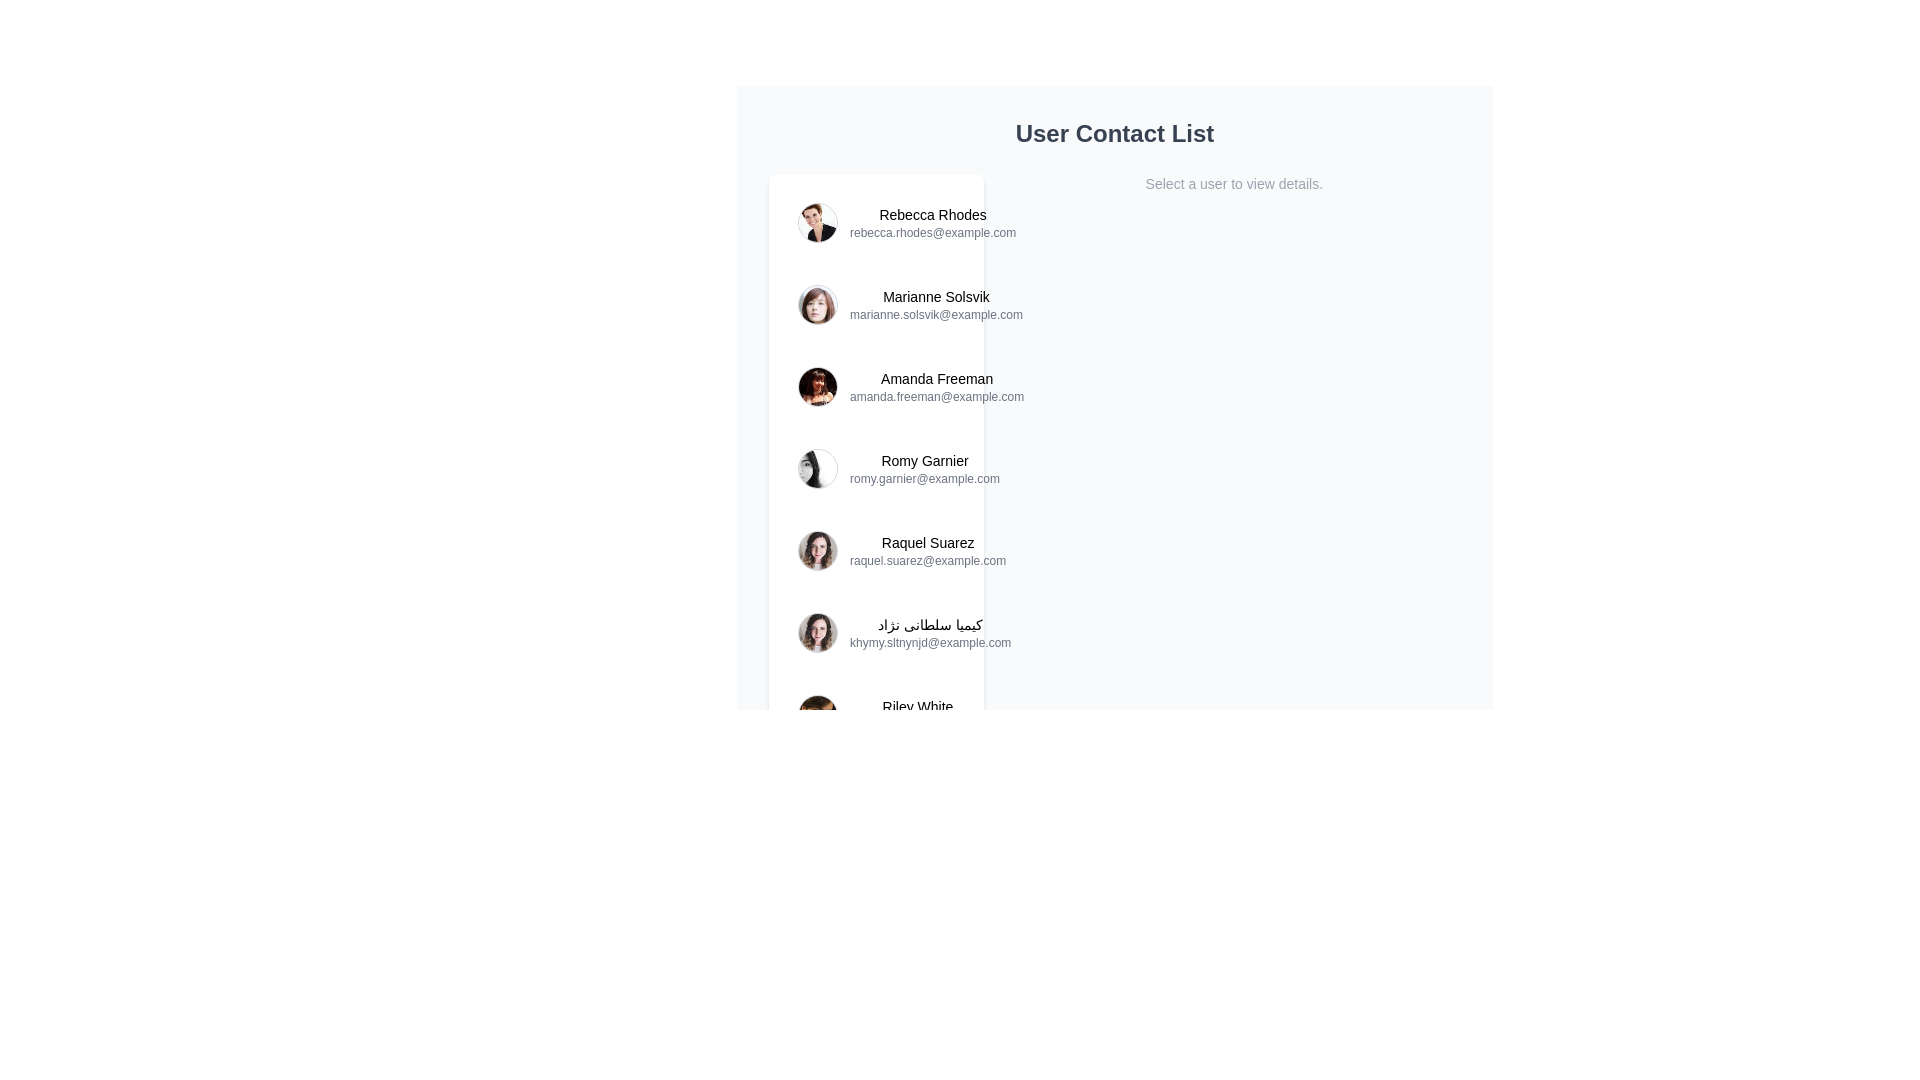 This screenshot has height=1080, width=1920. What do you see at coordinates (936, 378) in the screenshot?
I see `the static text label displaying 'Amanda Freeman', which is styled in bold and positioned at the top of the user information list` at bounding box center [936, 378].